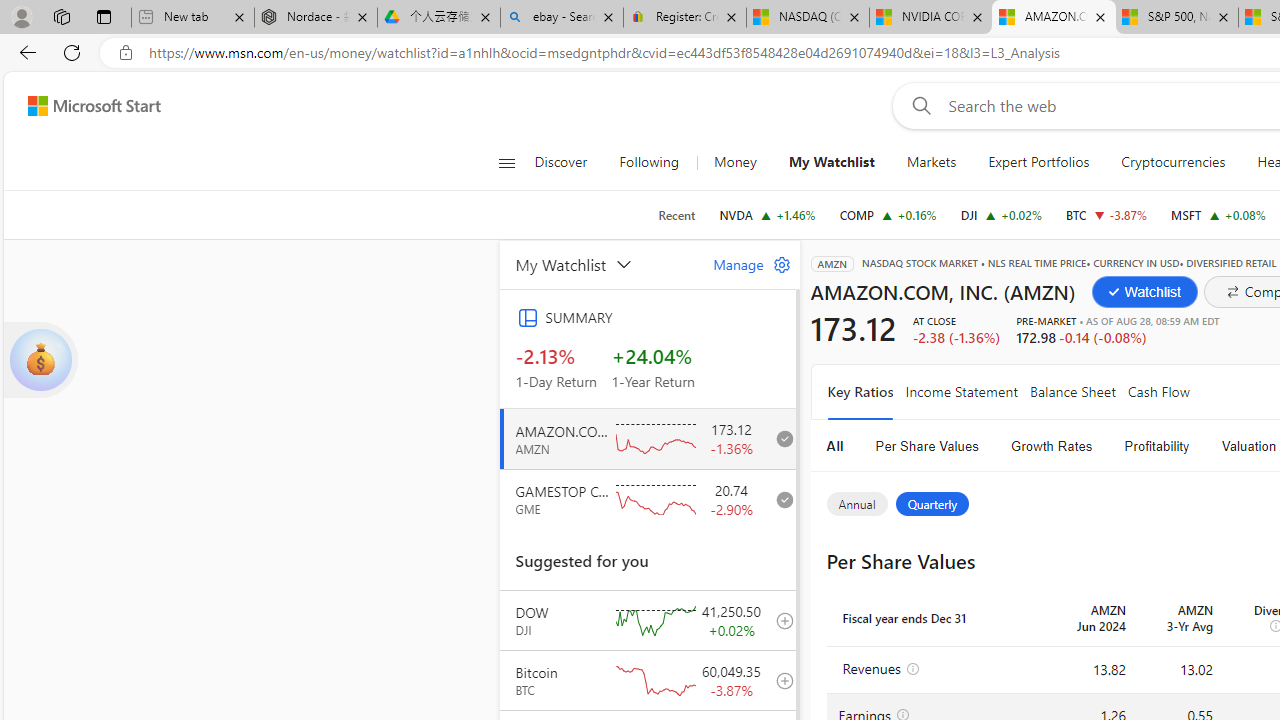 Image resolution: width=1280 pixels, height=720 pixels. I want to click on 'Skip to content', so click(86, 105).